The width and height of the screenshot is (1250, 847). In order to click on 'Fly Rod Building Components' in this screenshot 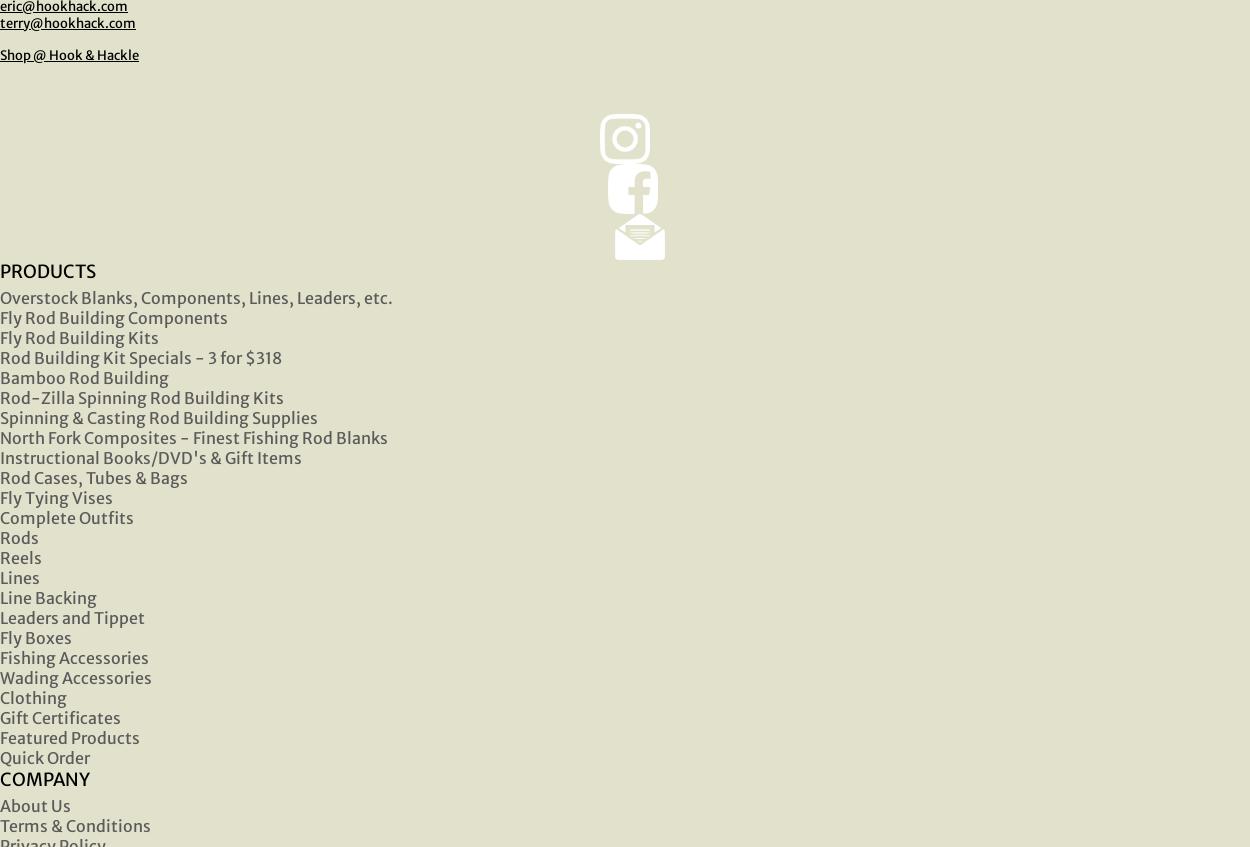, I will do `click(0, 317)`.